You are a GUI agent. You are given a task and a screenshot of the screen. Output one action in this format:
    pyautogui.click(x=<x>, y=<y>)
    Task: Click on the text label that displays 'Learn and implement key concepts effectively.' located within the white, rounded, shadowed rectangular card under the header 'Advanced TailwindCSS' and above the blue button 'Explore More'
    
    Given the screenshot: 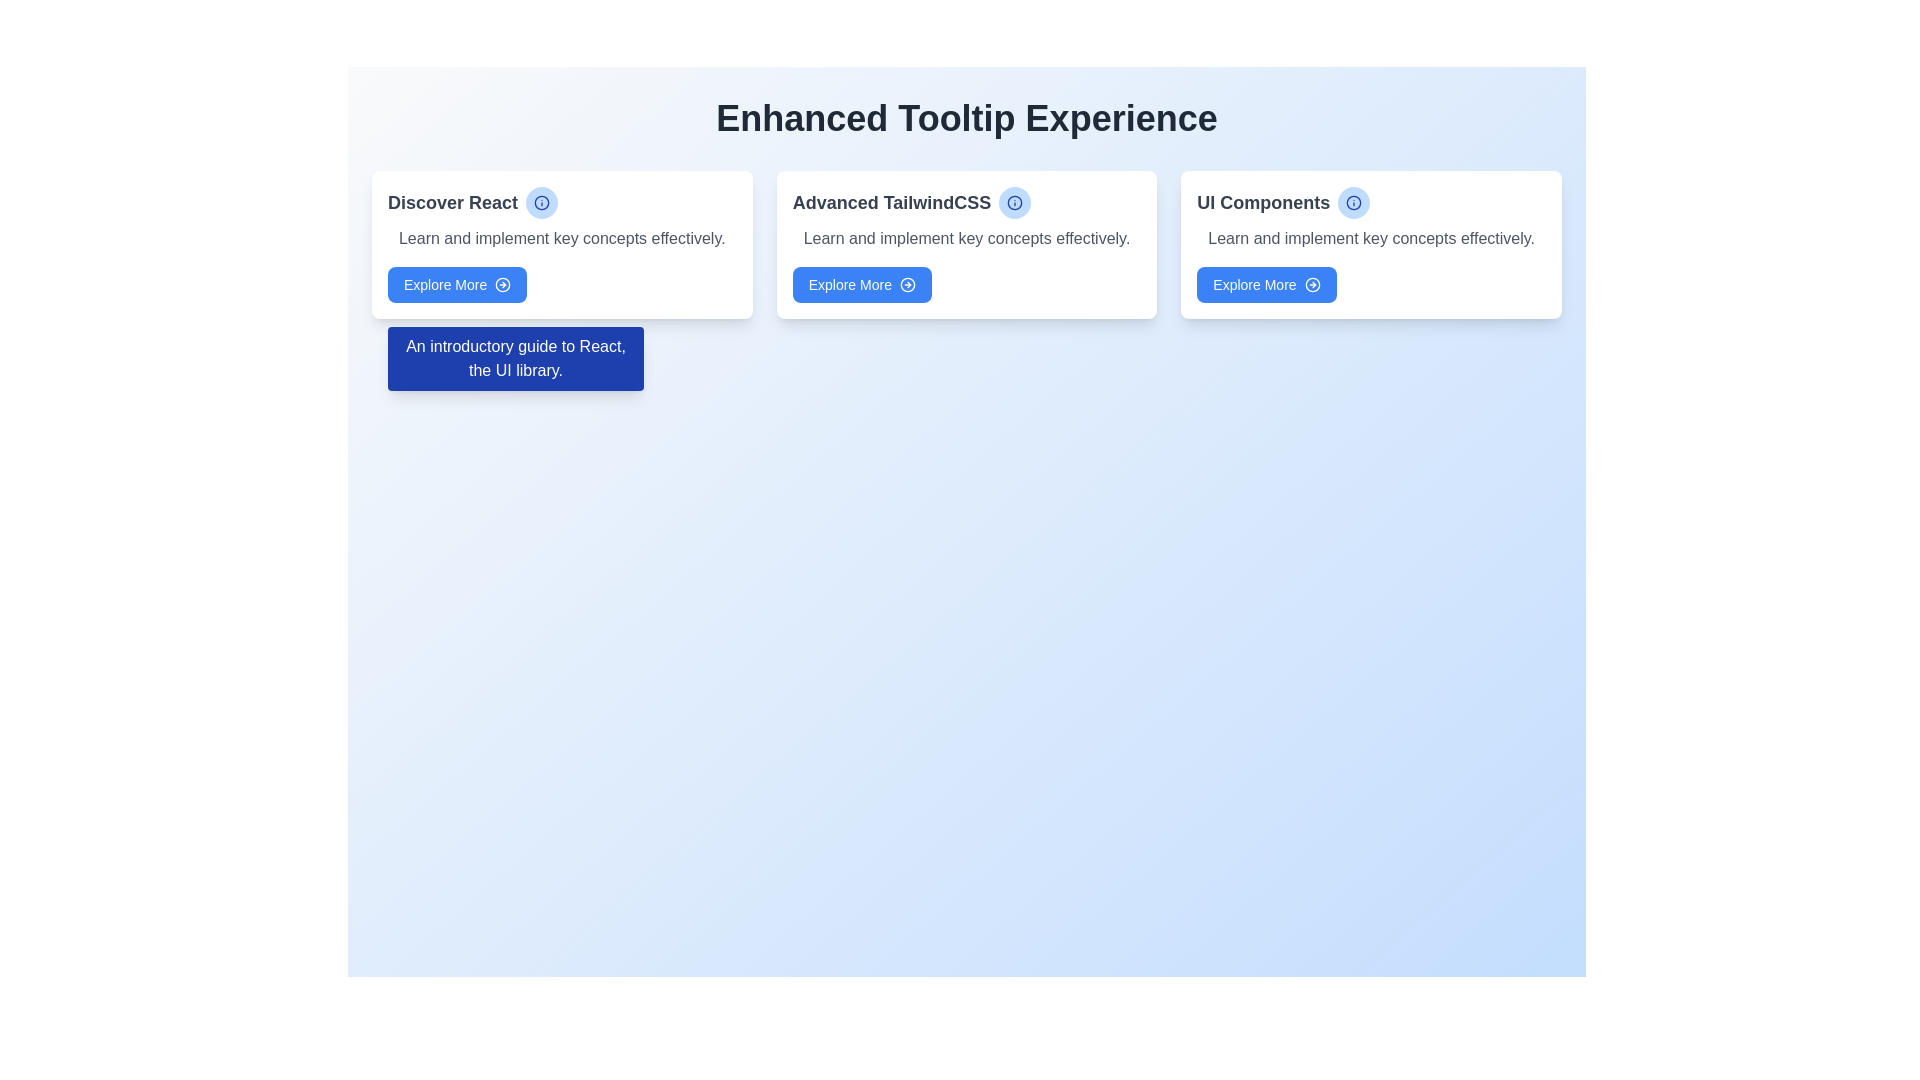 What is the action you would take?
    pyautogui.click(x=966, y=238)
    